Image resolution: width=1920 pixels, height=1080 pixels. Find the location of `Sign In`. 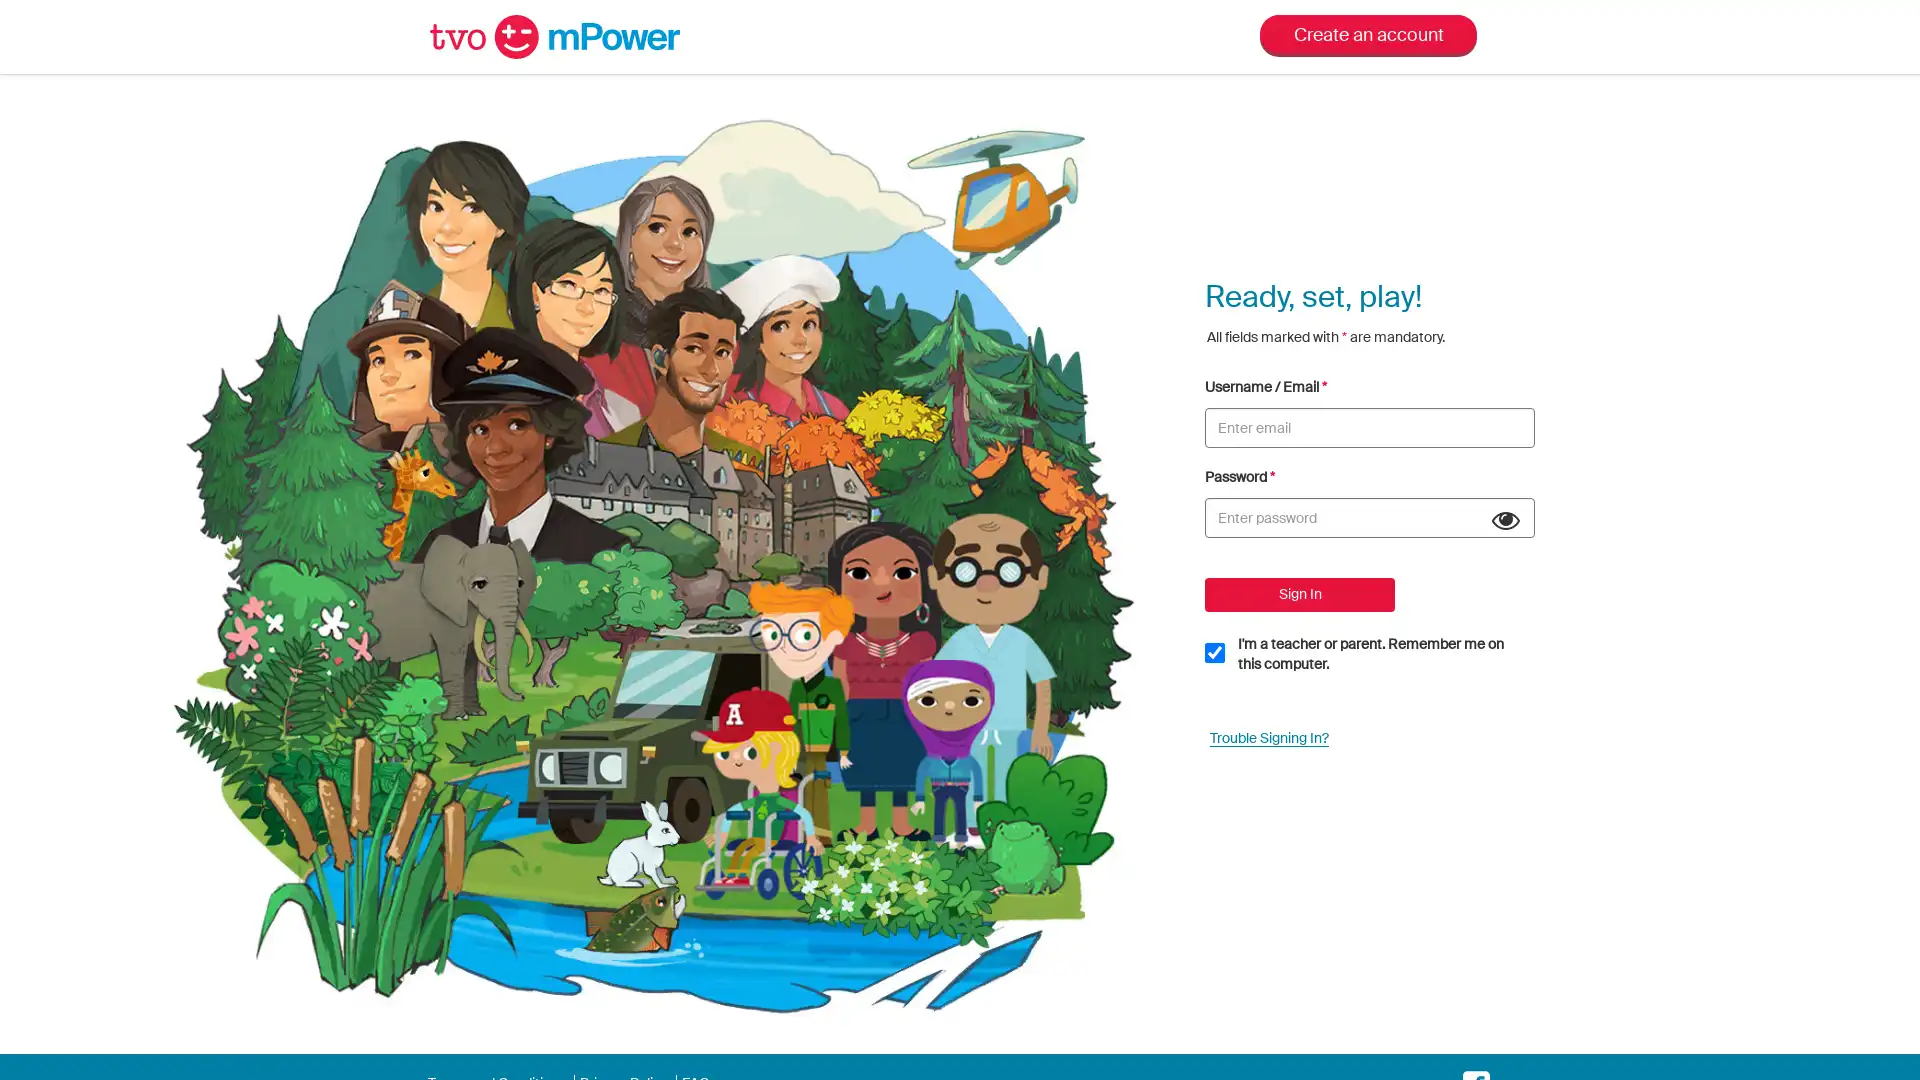

Sign In is located at coordinates (1300, 593).